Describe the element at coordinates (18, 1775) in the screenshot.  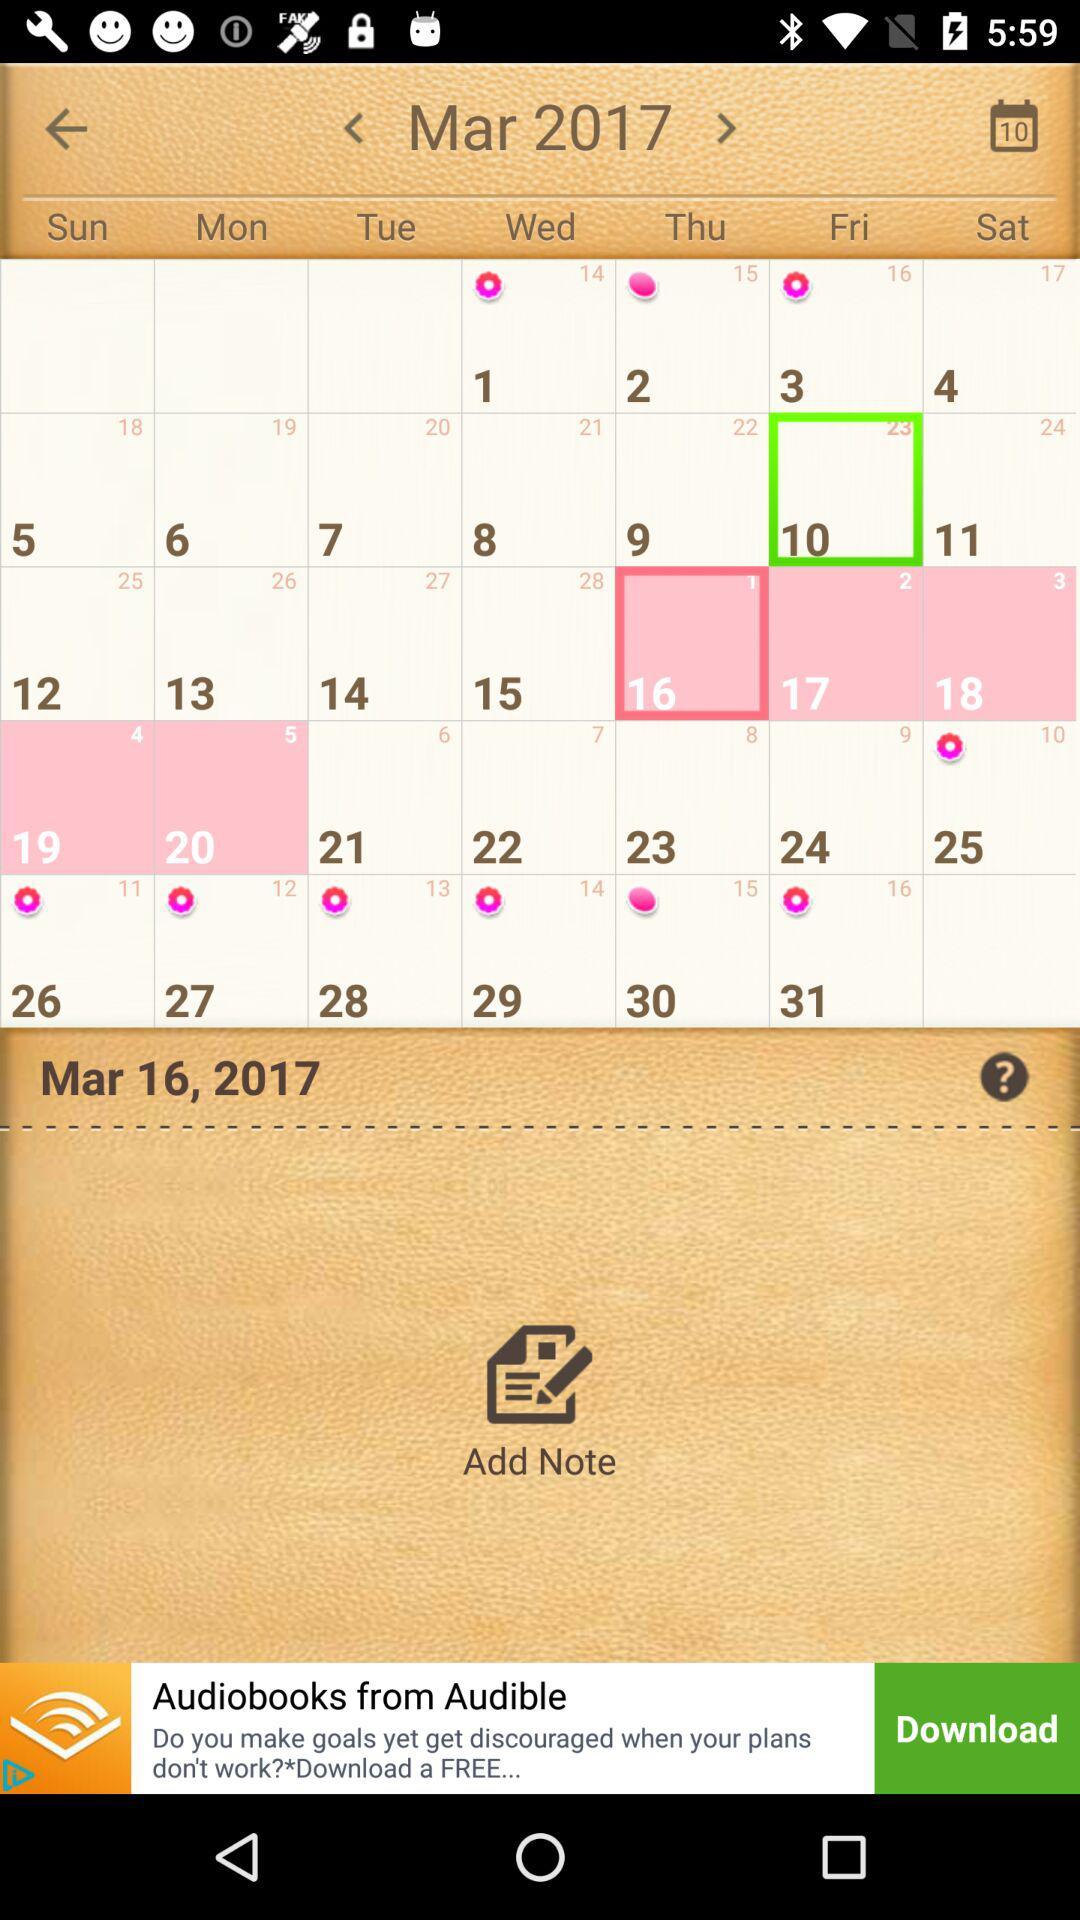
I see `the play icon` at that location.